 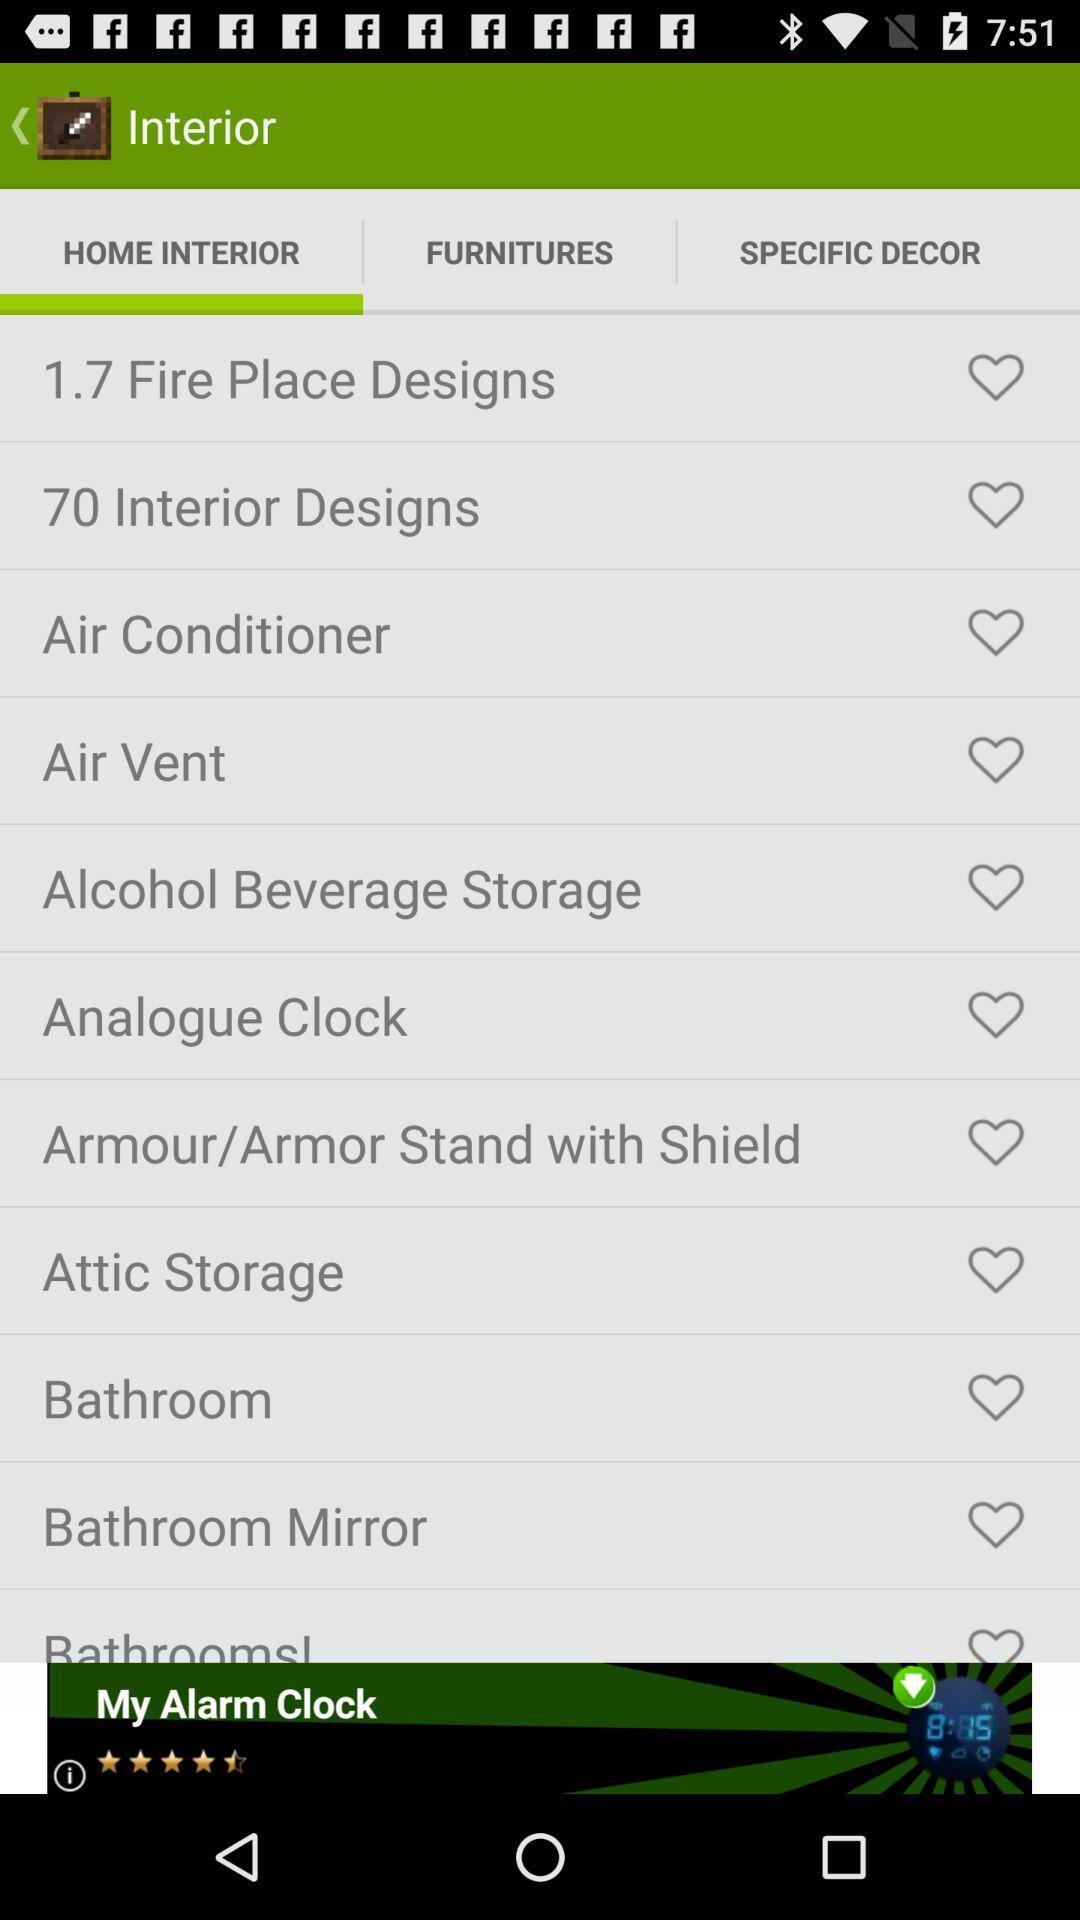 What do you see at coordinates (995, 505) in the screenshot?
I see `like` at bounding box center [995, 505].